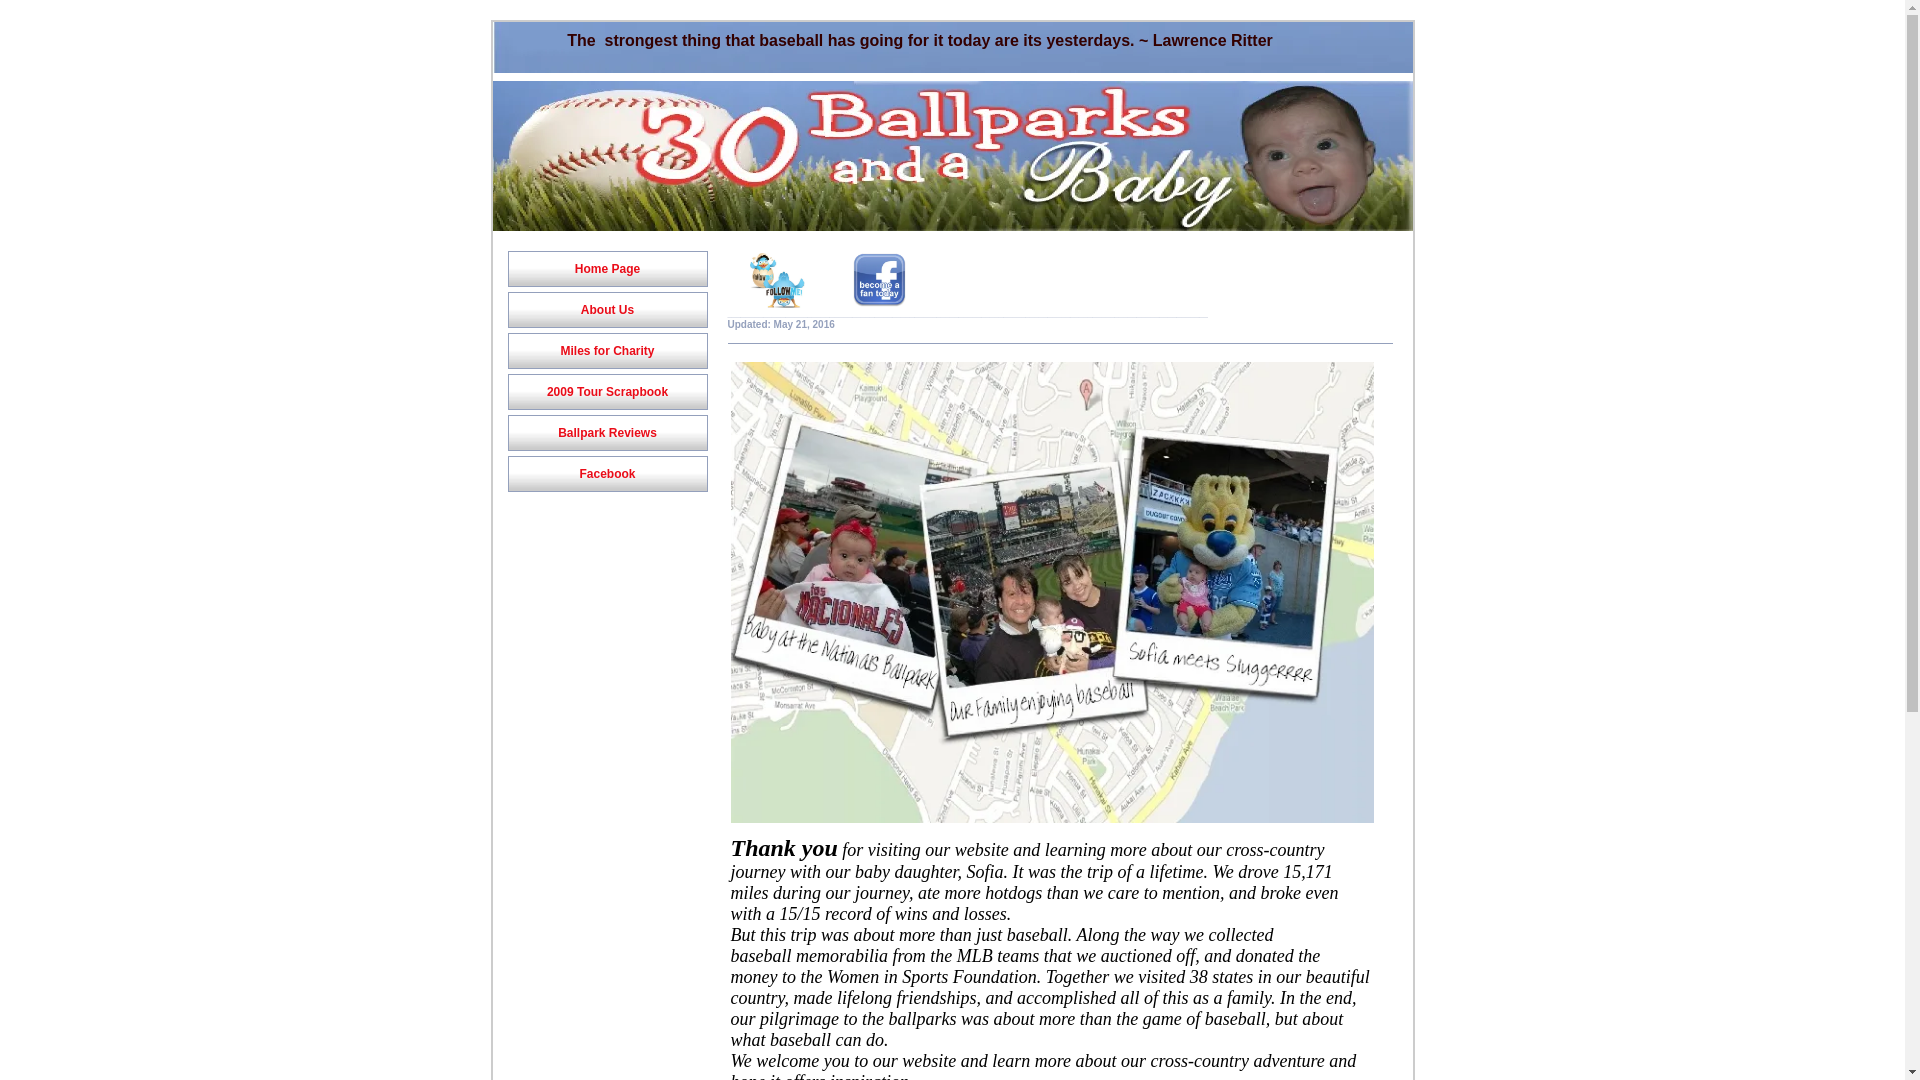  What do you see at coordinates (977, 955) in the screenshot?
I see `'MLB'` at bounding box center [977, 955].